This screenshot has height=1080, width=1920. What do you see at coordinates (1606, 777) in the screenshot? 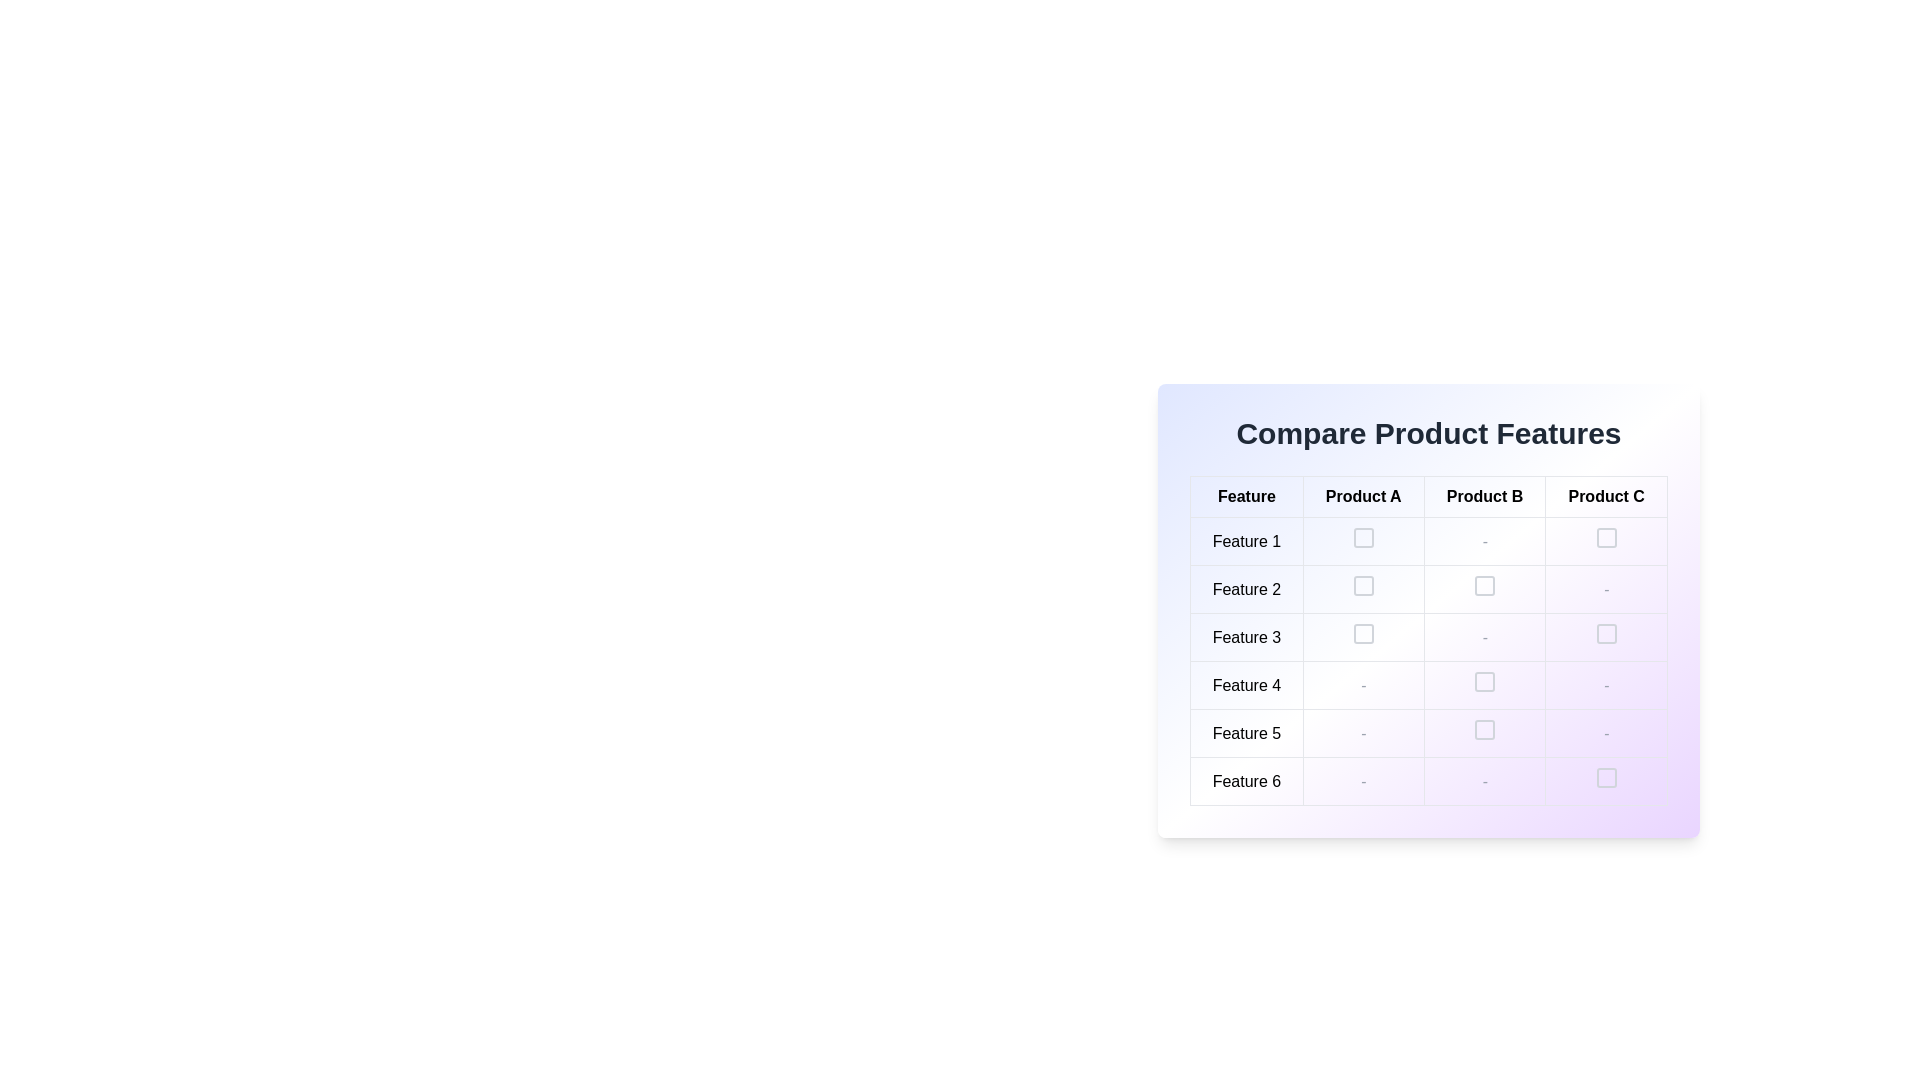
I see `the checkbox styled as a square with a light gray outline, located in the last row ('Feature 6') and last column ('Product C') of the table for keyboard interaction` at bounding box center [1606, 777].